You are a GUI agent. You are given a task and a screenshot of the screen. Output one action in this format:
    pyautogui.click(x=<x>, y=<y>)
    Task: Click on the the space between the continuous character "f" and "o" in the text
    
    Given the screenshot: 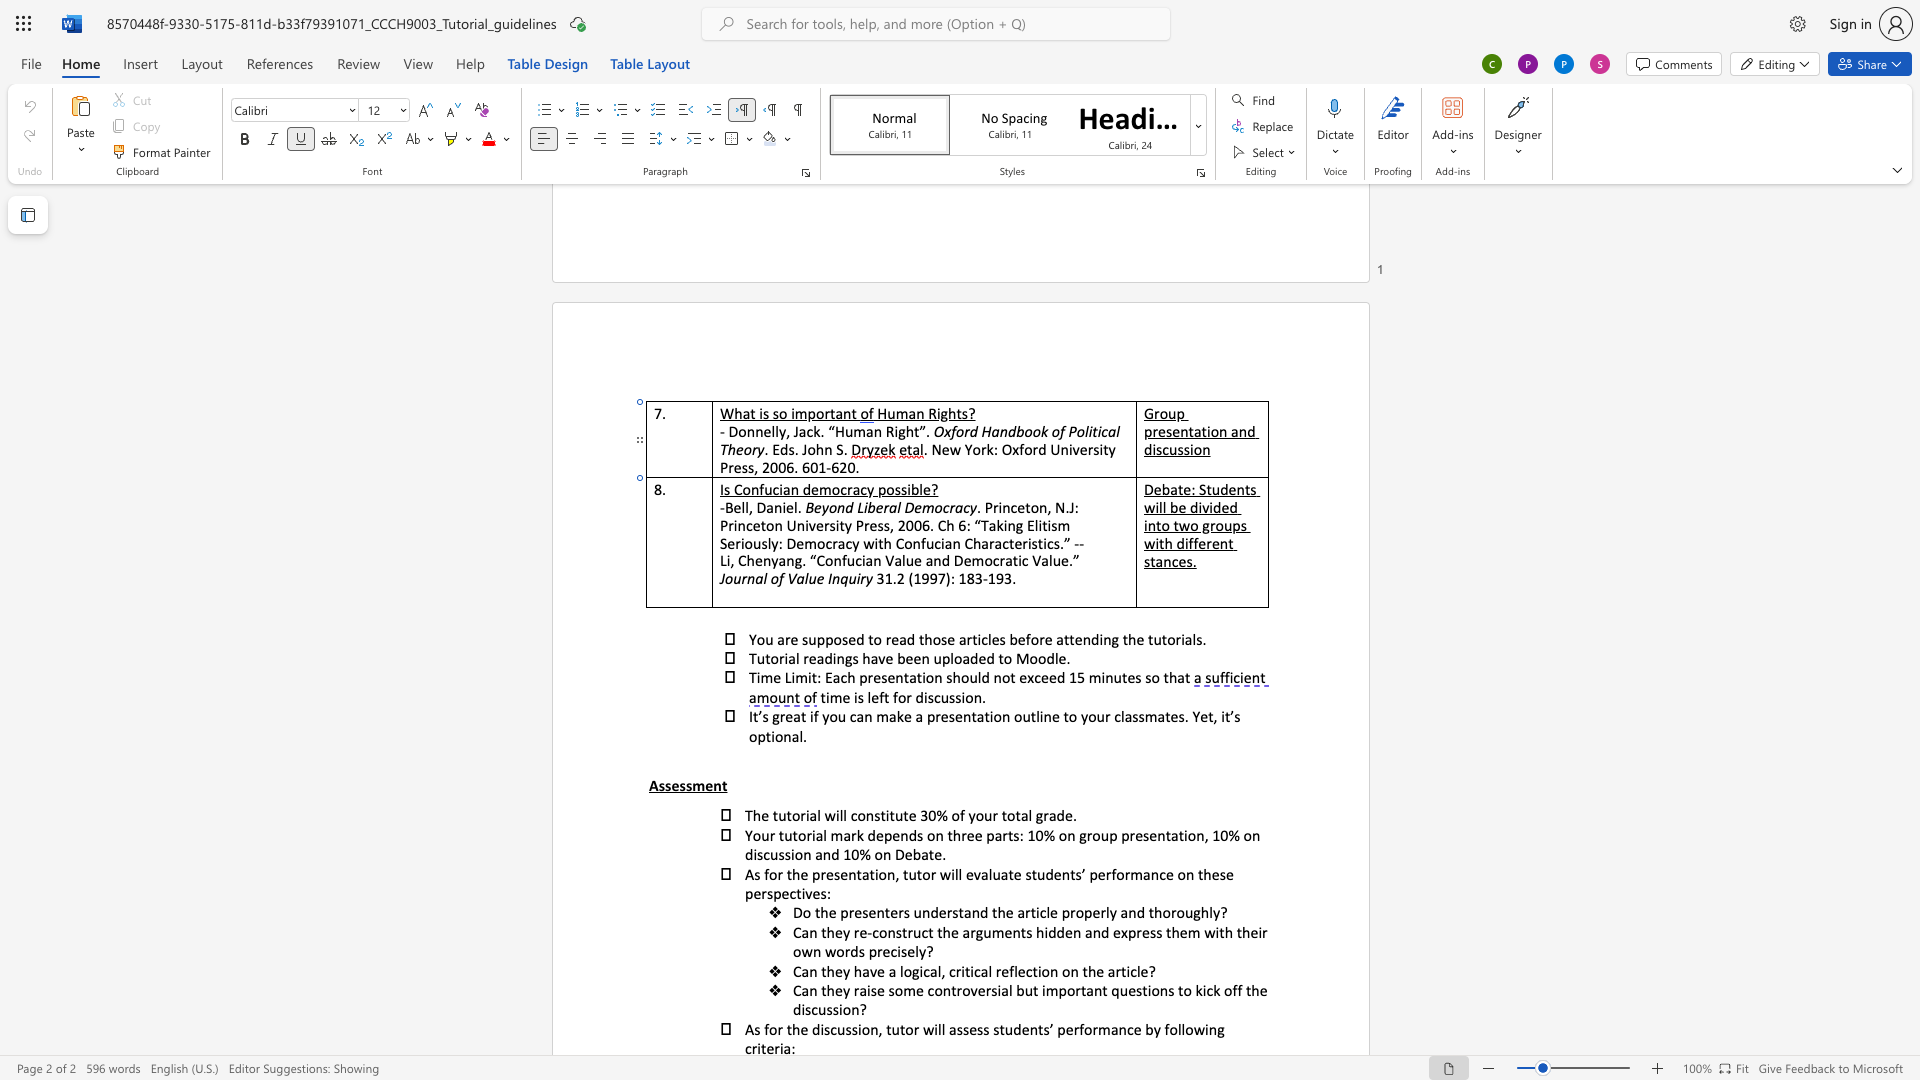 What is the action you would take?
    pyautogui.click(x=1031, y=639)
    